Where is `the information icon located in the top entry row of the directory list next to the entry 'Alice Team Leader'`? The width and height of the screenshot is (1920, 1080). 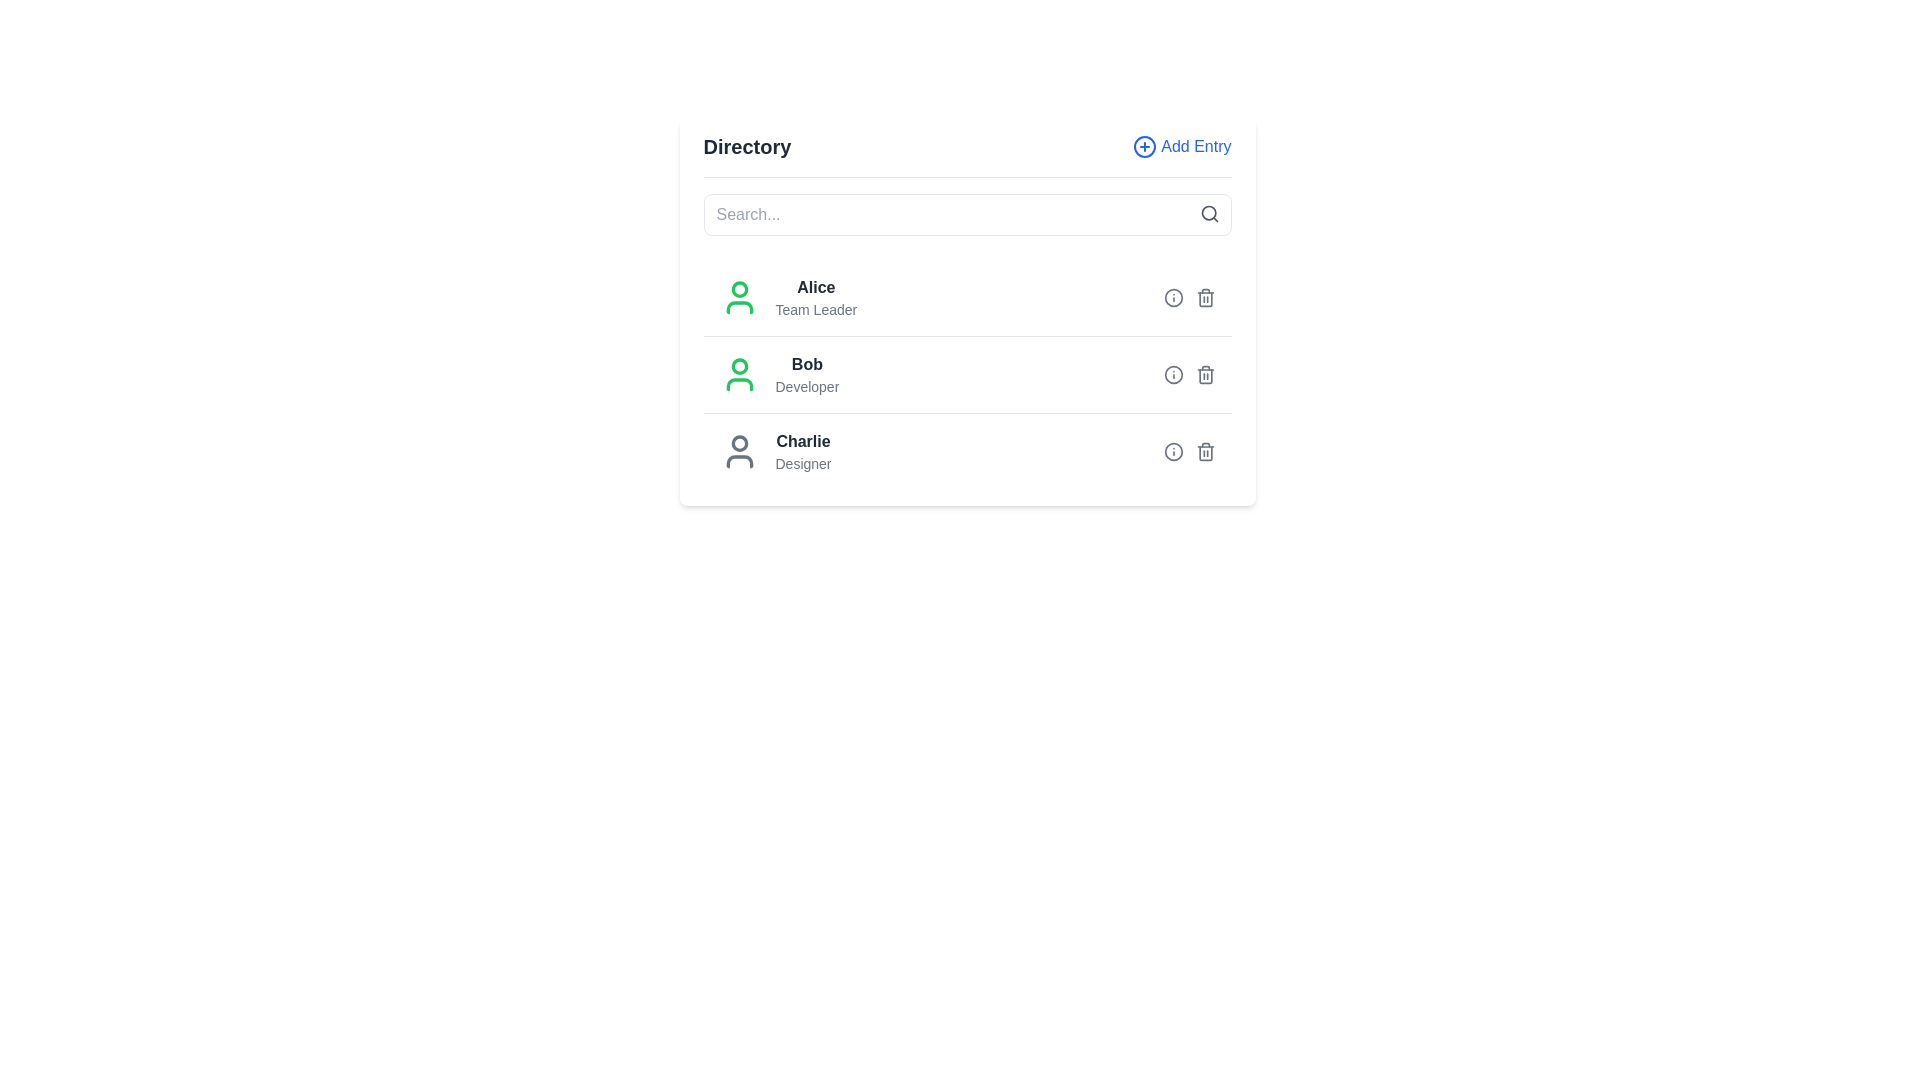
the information icon located in the top entry row of the directory list next to the entry 'Alice Team Leader' is located at coordinates (1189, 297).